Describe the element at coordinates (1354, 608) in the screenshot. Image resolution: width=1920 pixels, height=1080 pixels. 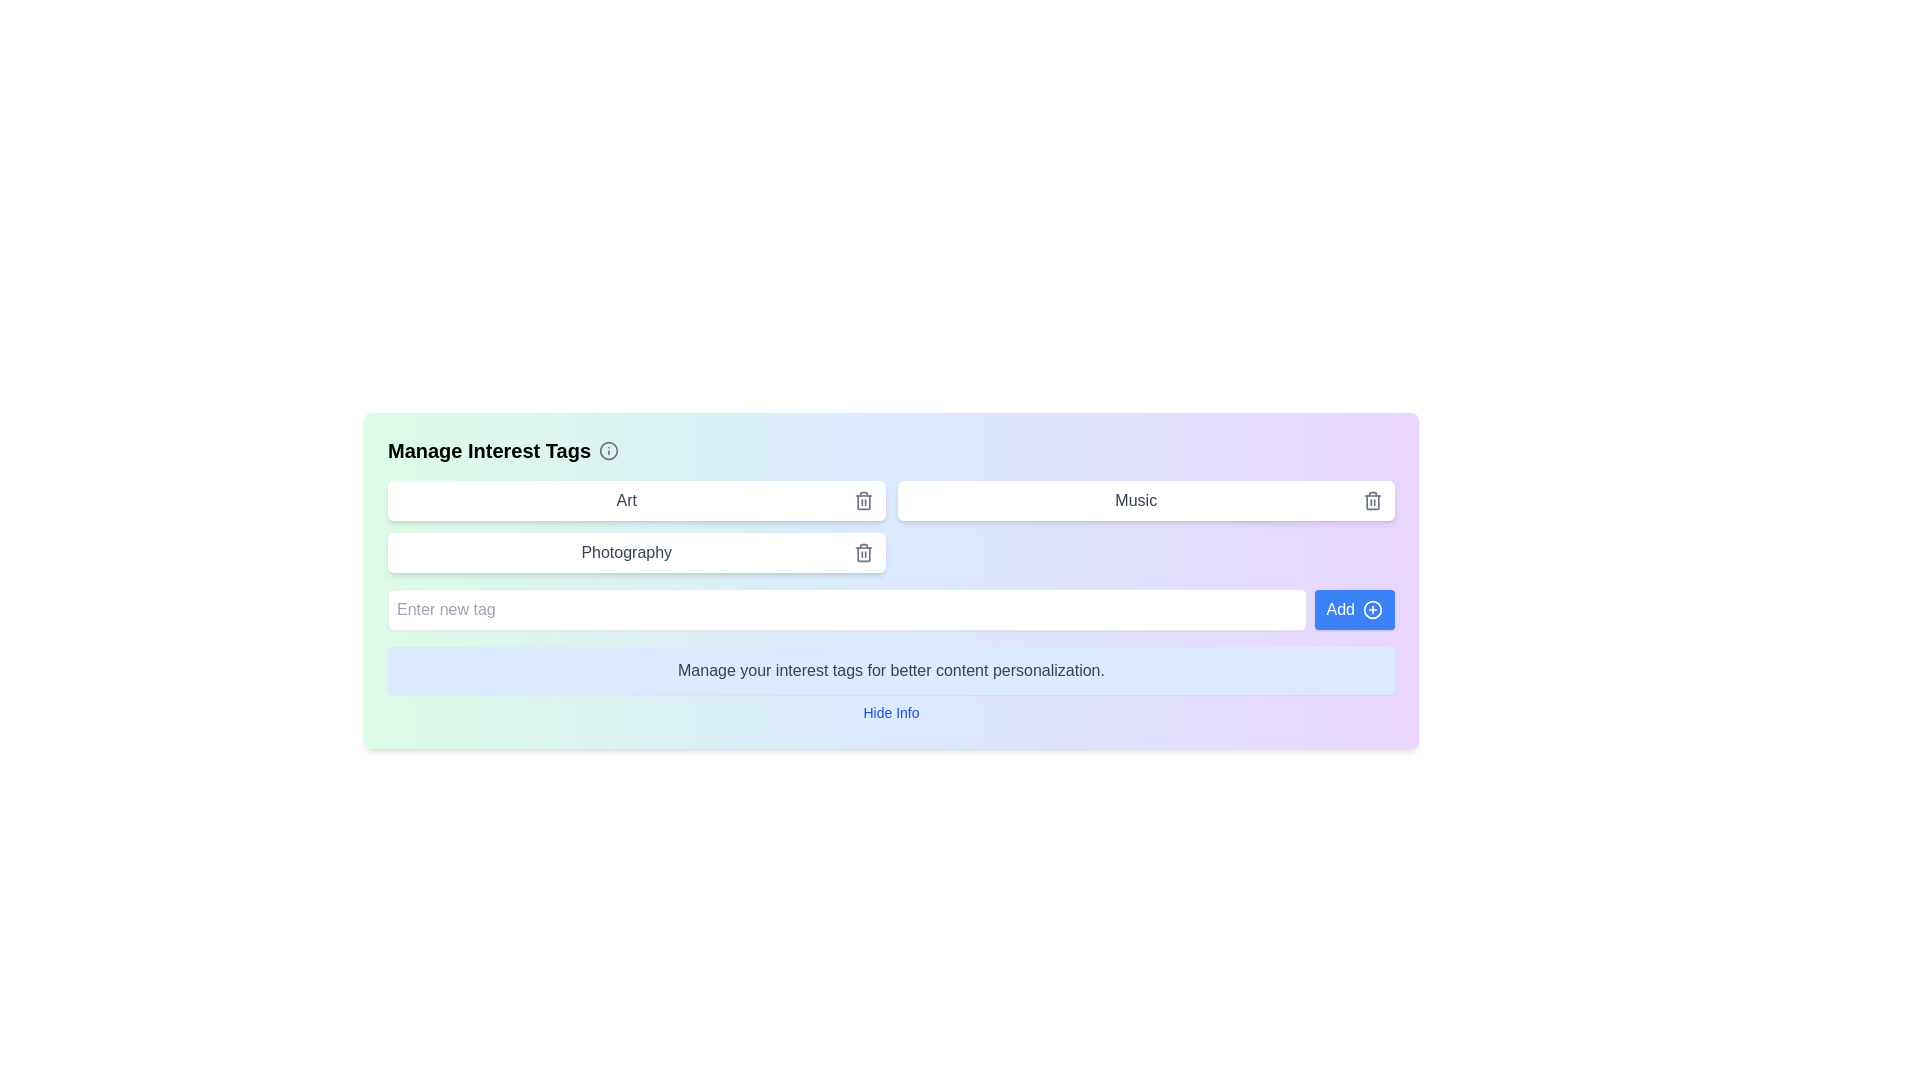
I see `the button located on the right-hand side of the 'Enter new tag' input field` at that location.